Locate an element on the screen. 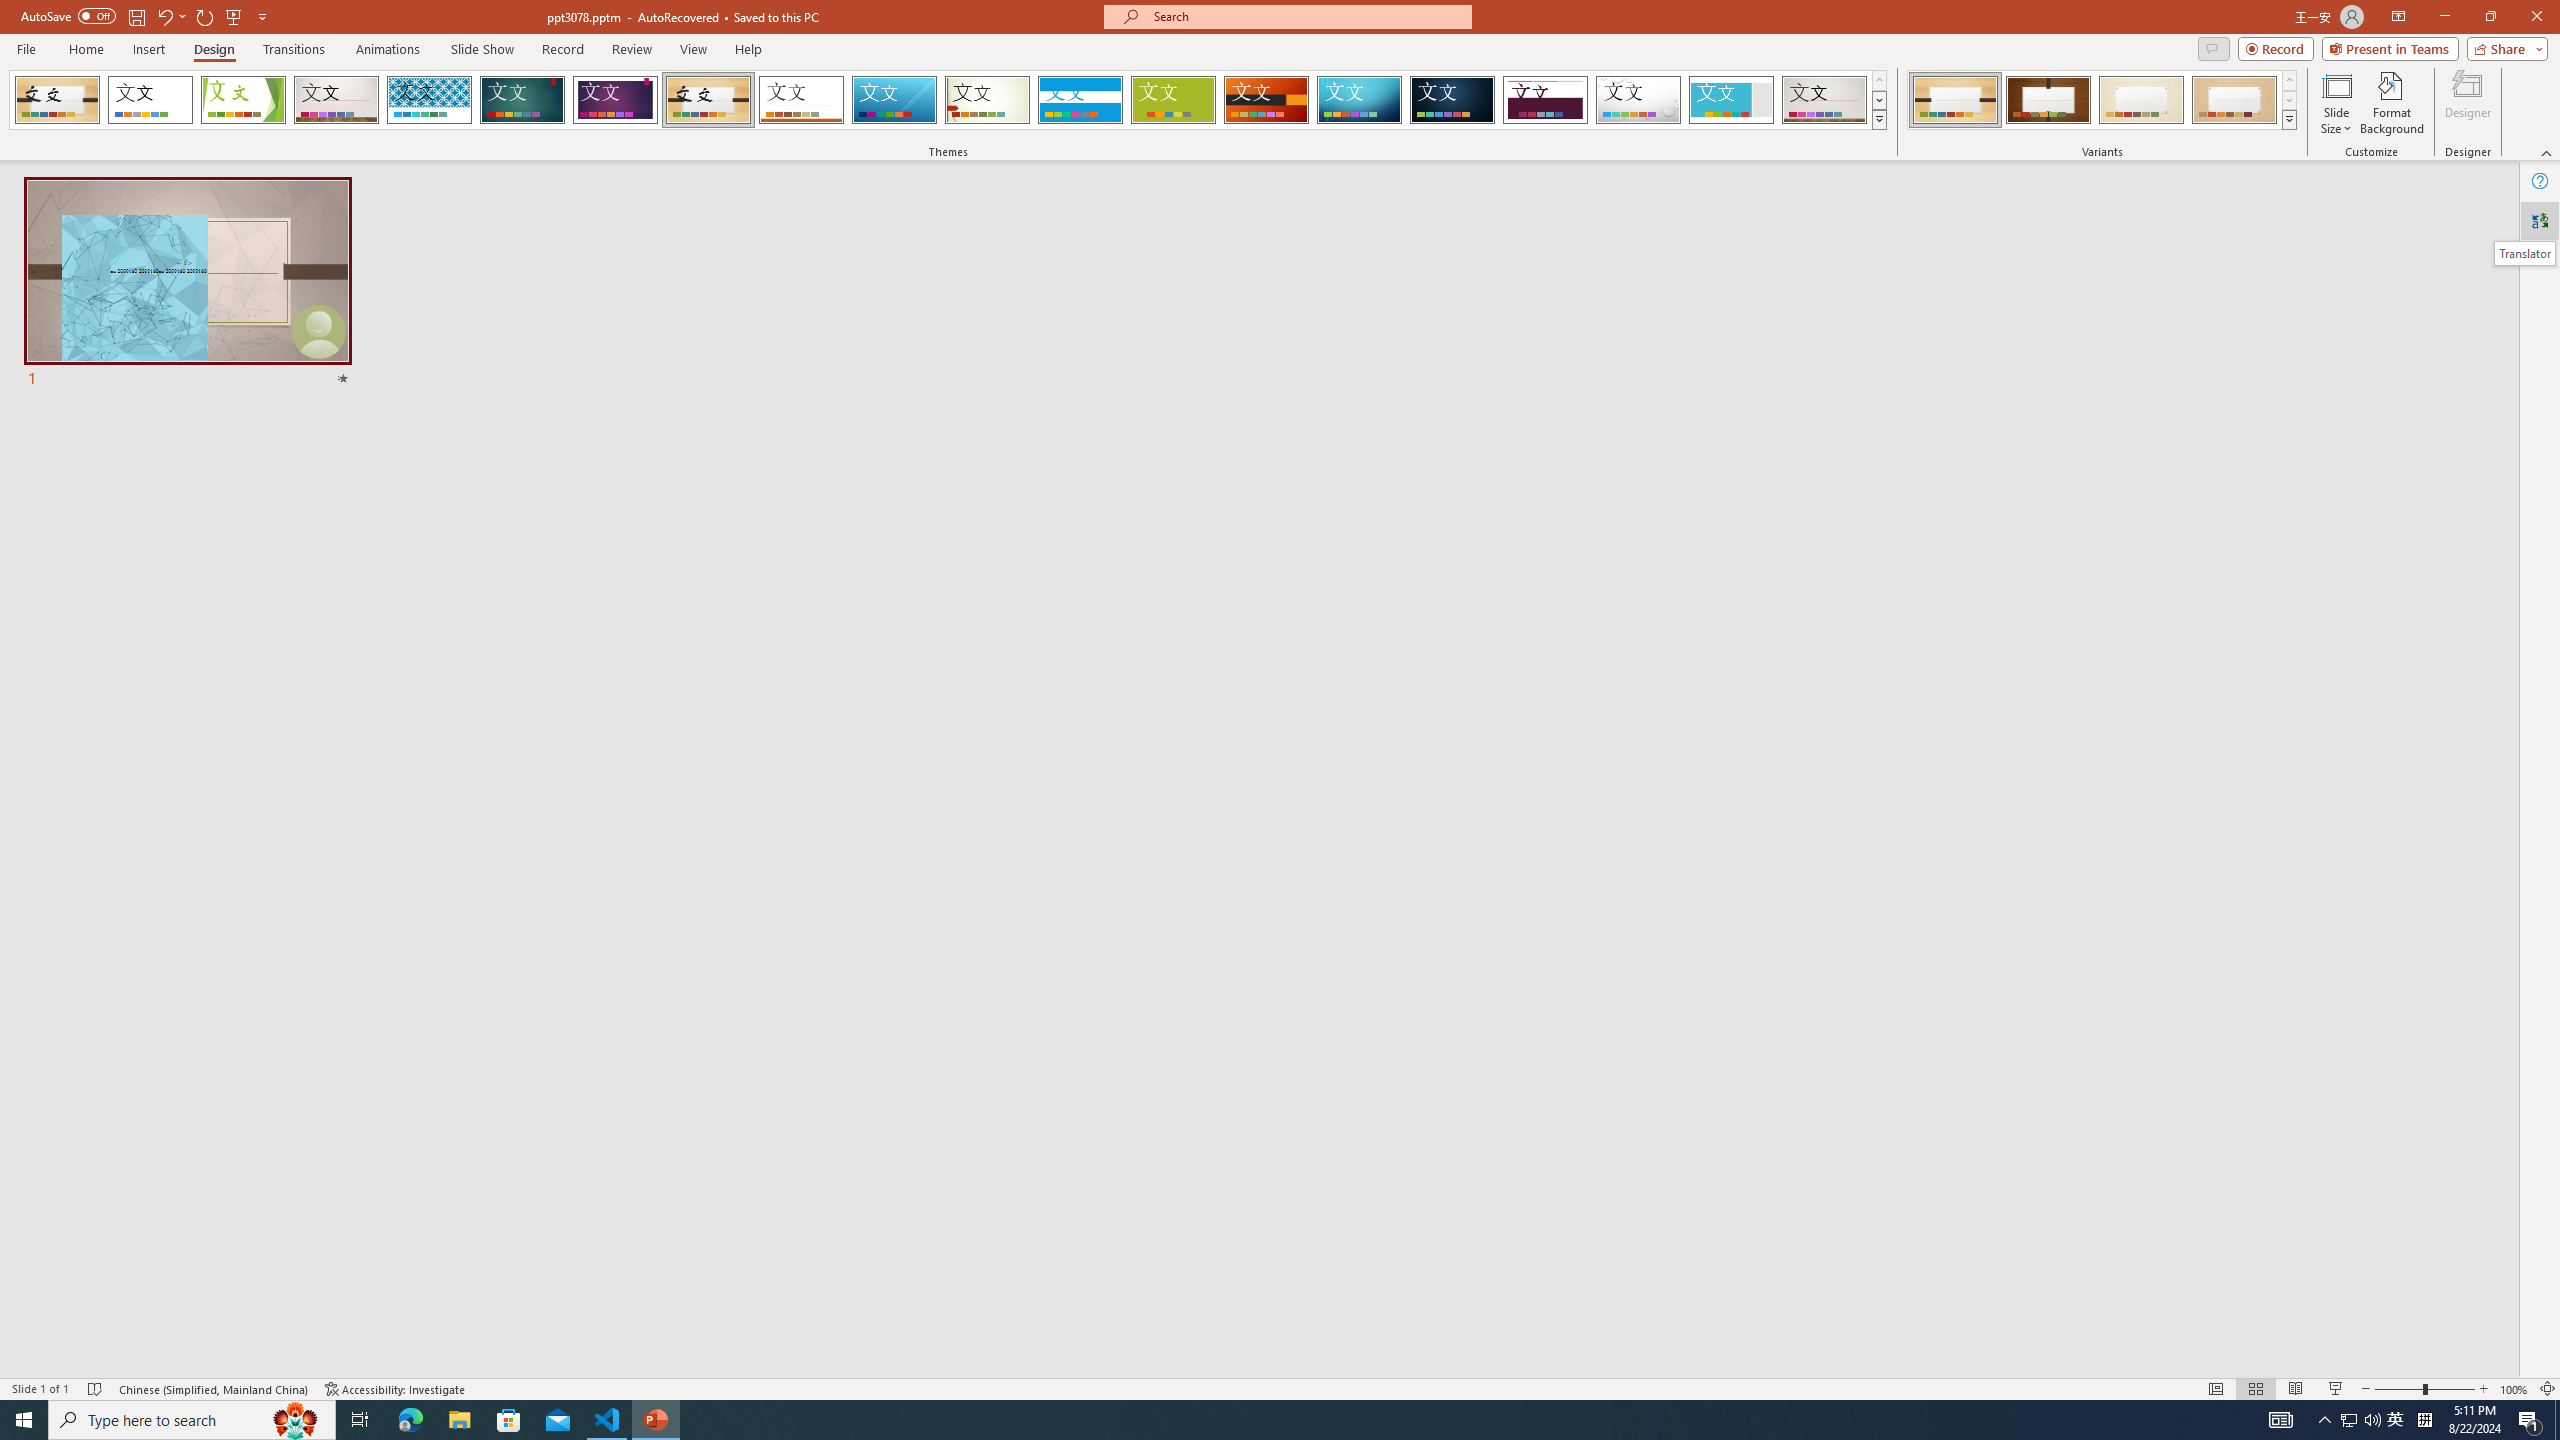 The image size is (2560, 1440). 'Retrospect' is located at coordinates (800, 99).